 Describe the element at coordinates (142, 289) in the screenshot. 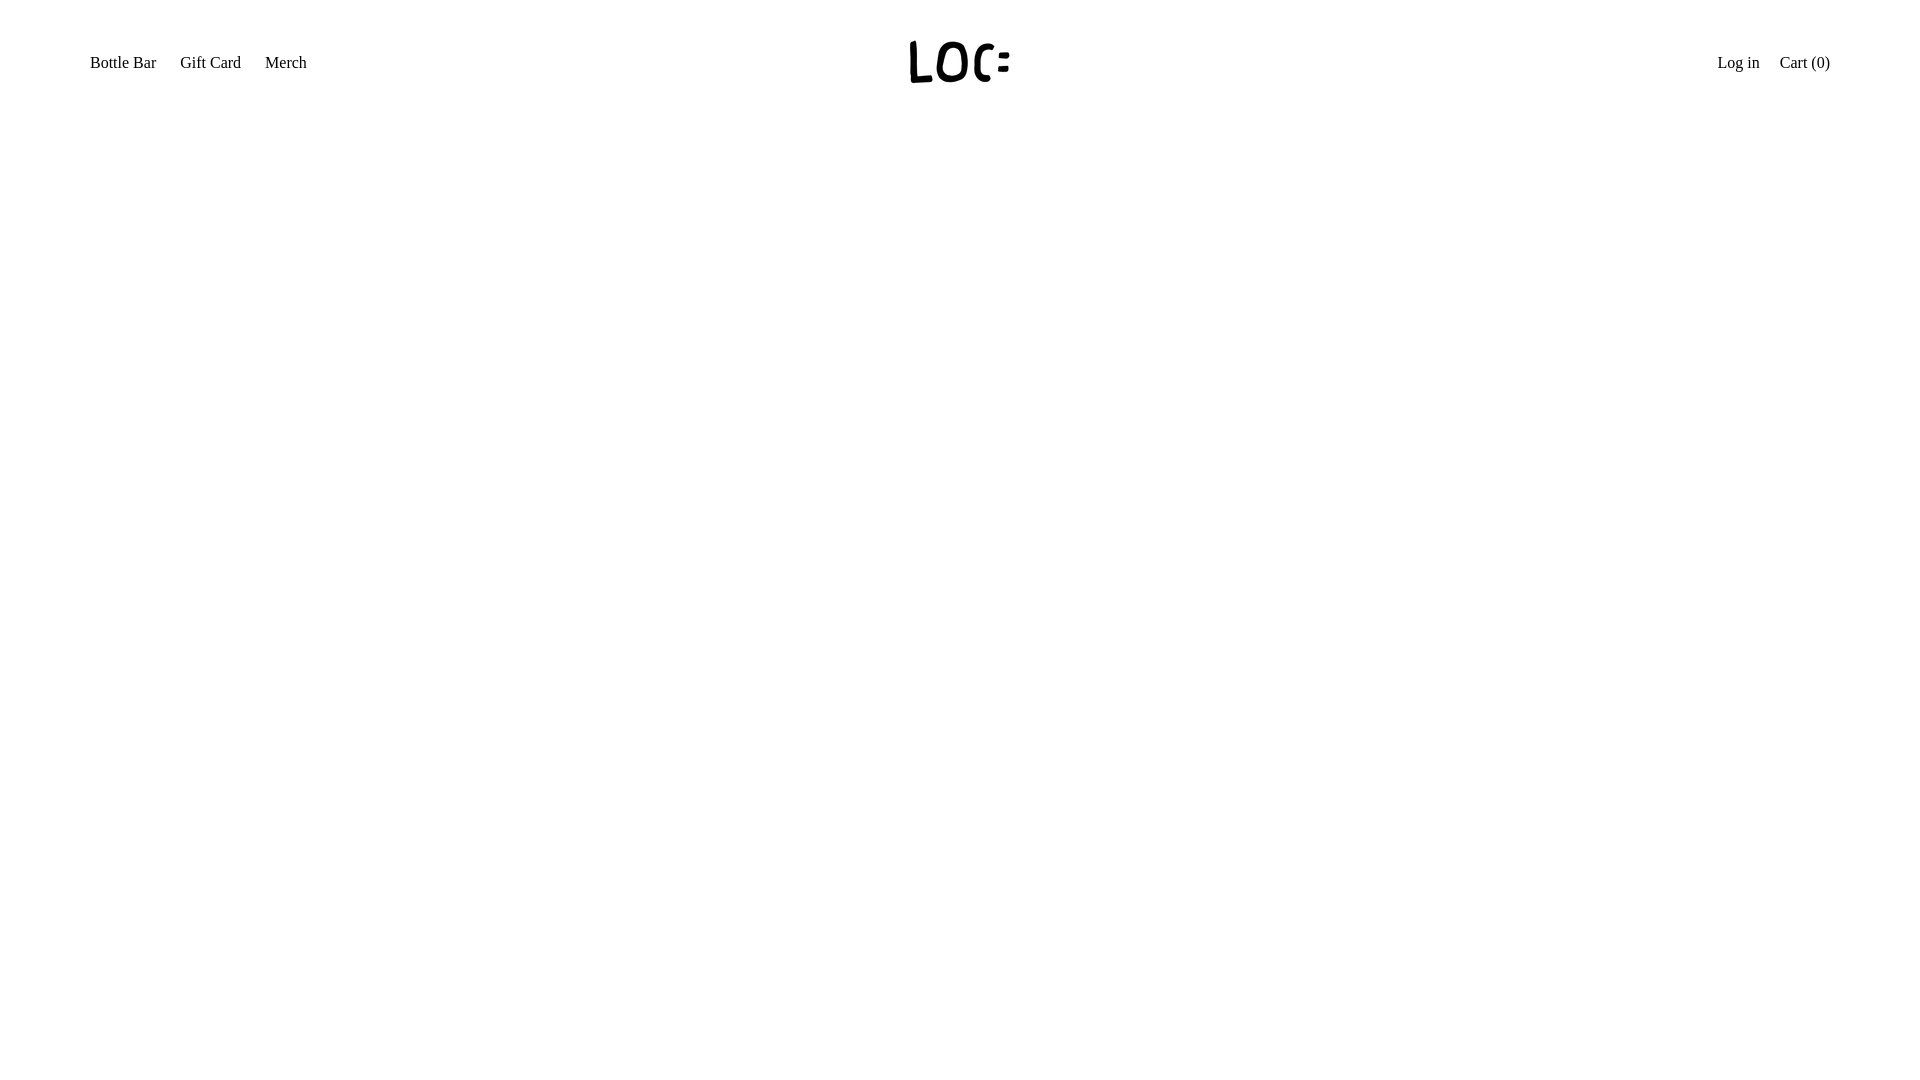

I see `'Bottle Bar'` at that location.